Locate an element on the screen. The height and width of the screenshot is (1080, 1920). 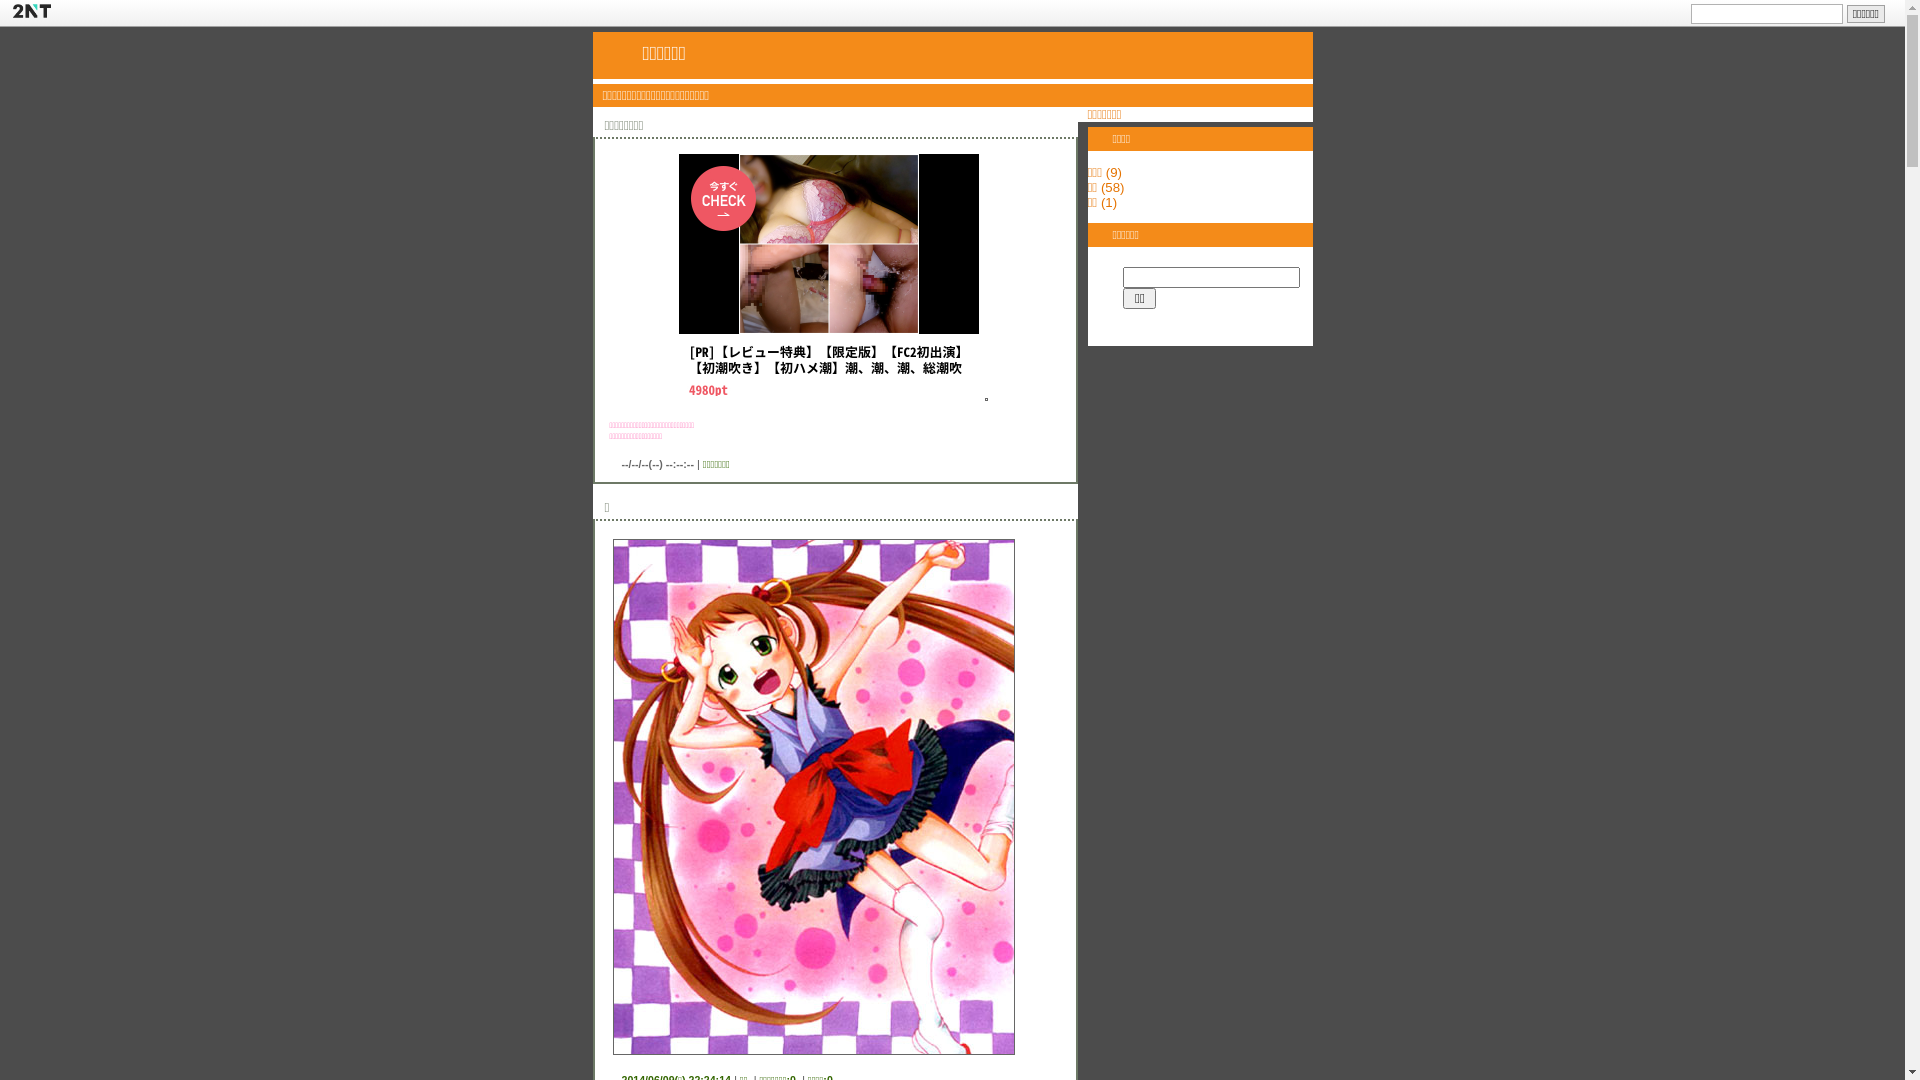
'--/--/--(--) --:--:--' is located at coordinates (657, 463).